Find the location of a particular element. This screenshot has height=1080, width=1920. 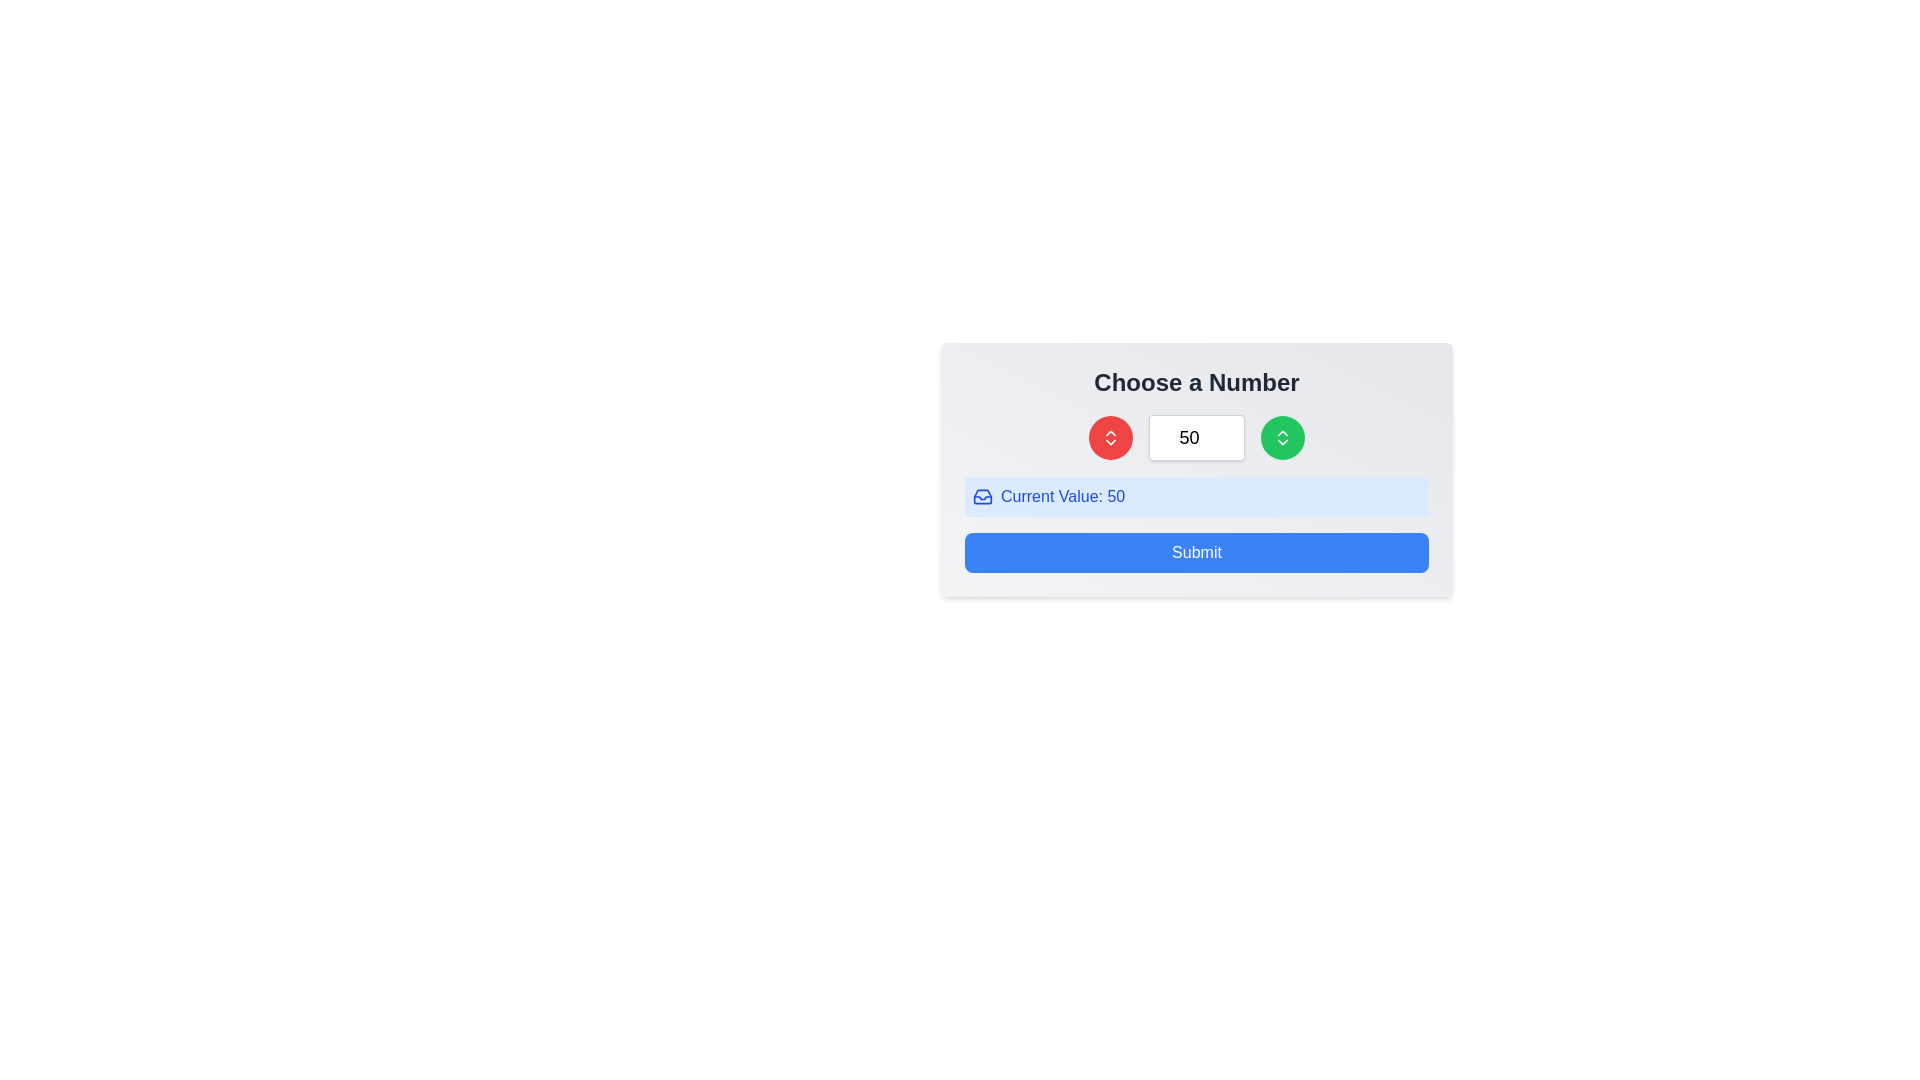

the minimalist outline inbox icon positioned on the far left of the group, just before the text 'Current Value: 50' is located at coordinates (983, 496).